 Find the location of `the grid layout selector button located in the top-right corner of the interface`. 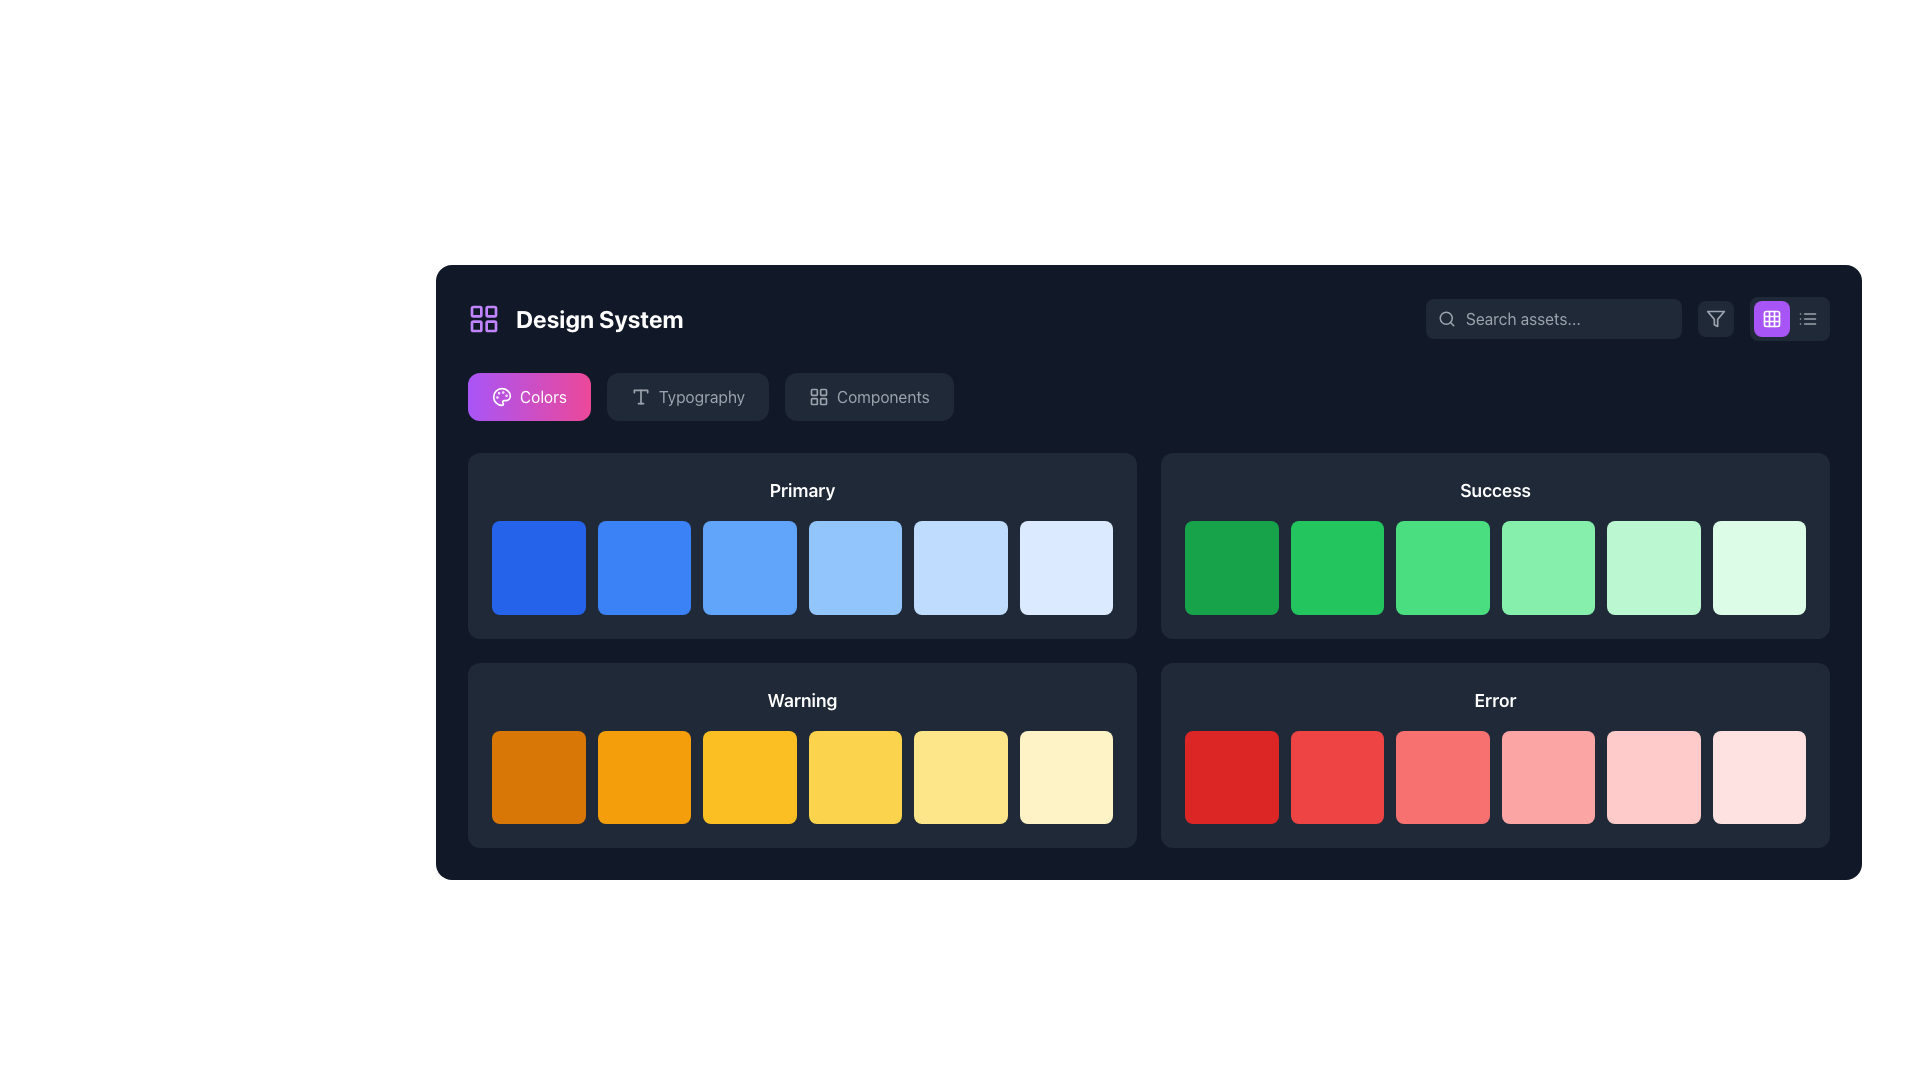

the grid layout selector button located in the top-right corner of the interface is located at coordinates (1771, 318).